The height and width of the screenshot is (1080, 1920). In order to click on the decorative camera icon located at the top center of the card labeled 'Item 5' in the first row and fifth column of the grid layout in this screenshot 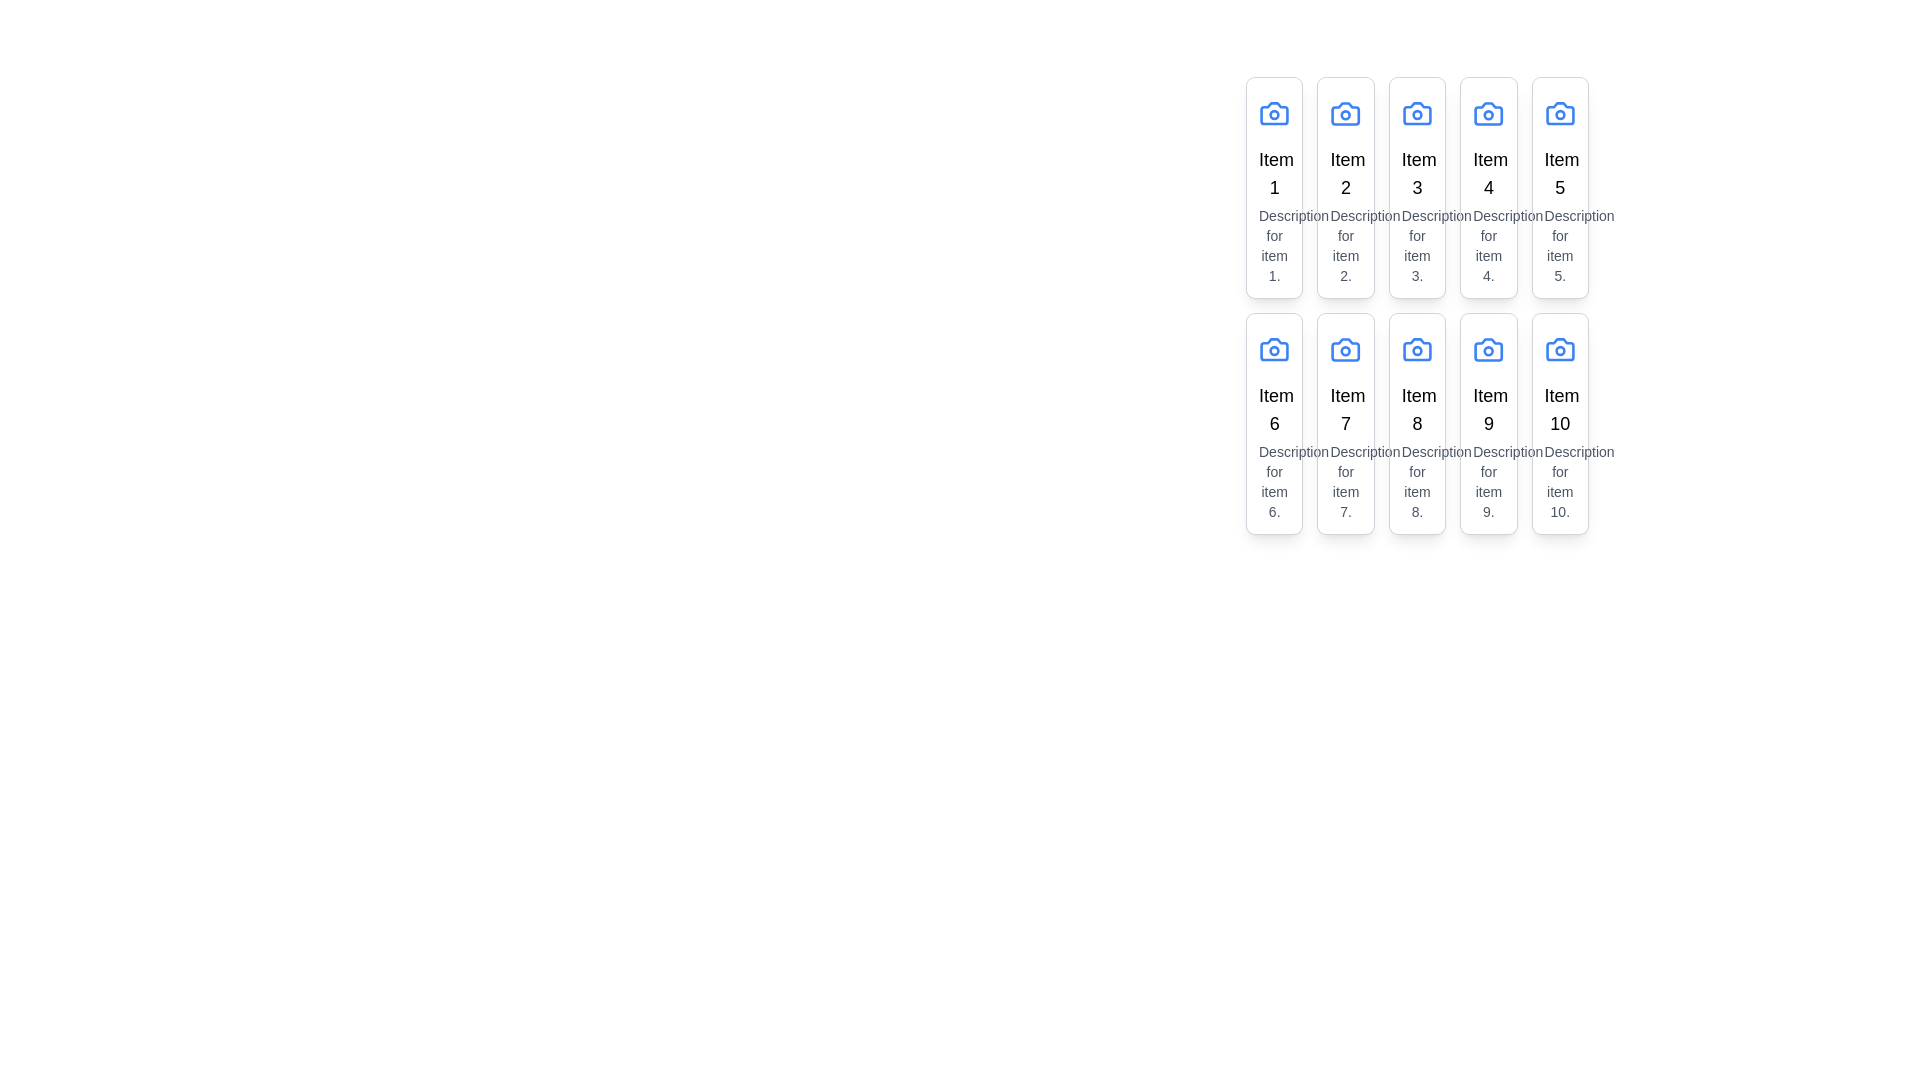, I will do `click(1559, 114)`.